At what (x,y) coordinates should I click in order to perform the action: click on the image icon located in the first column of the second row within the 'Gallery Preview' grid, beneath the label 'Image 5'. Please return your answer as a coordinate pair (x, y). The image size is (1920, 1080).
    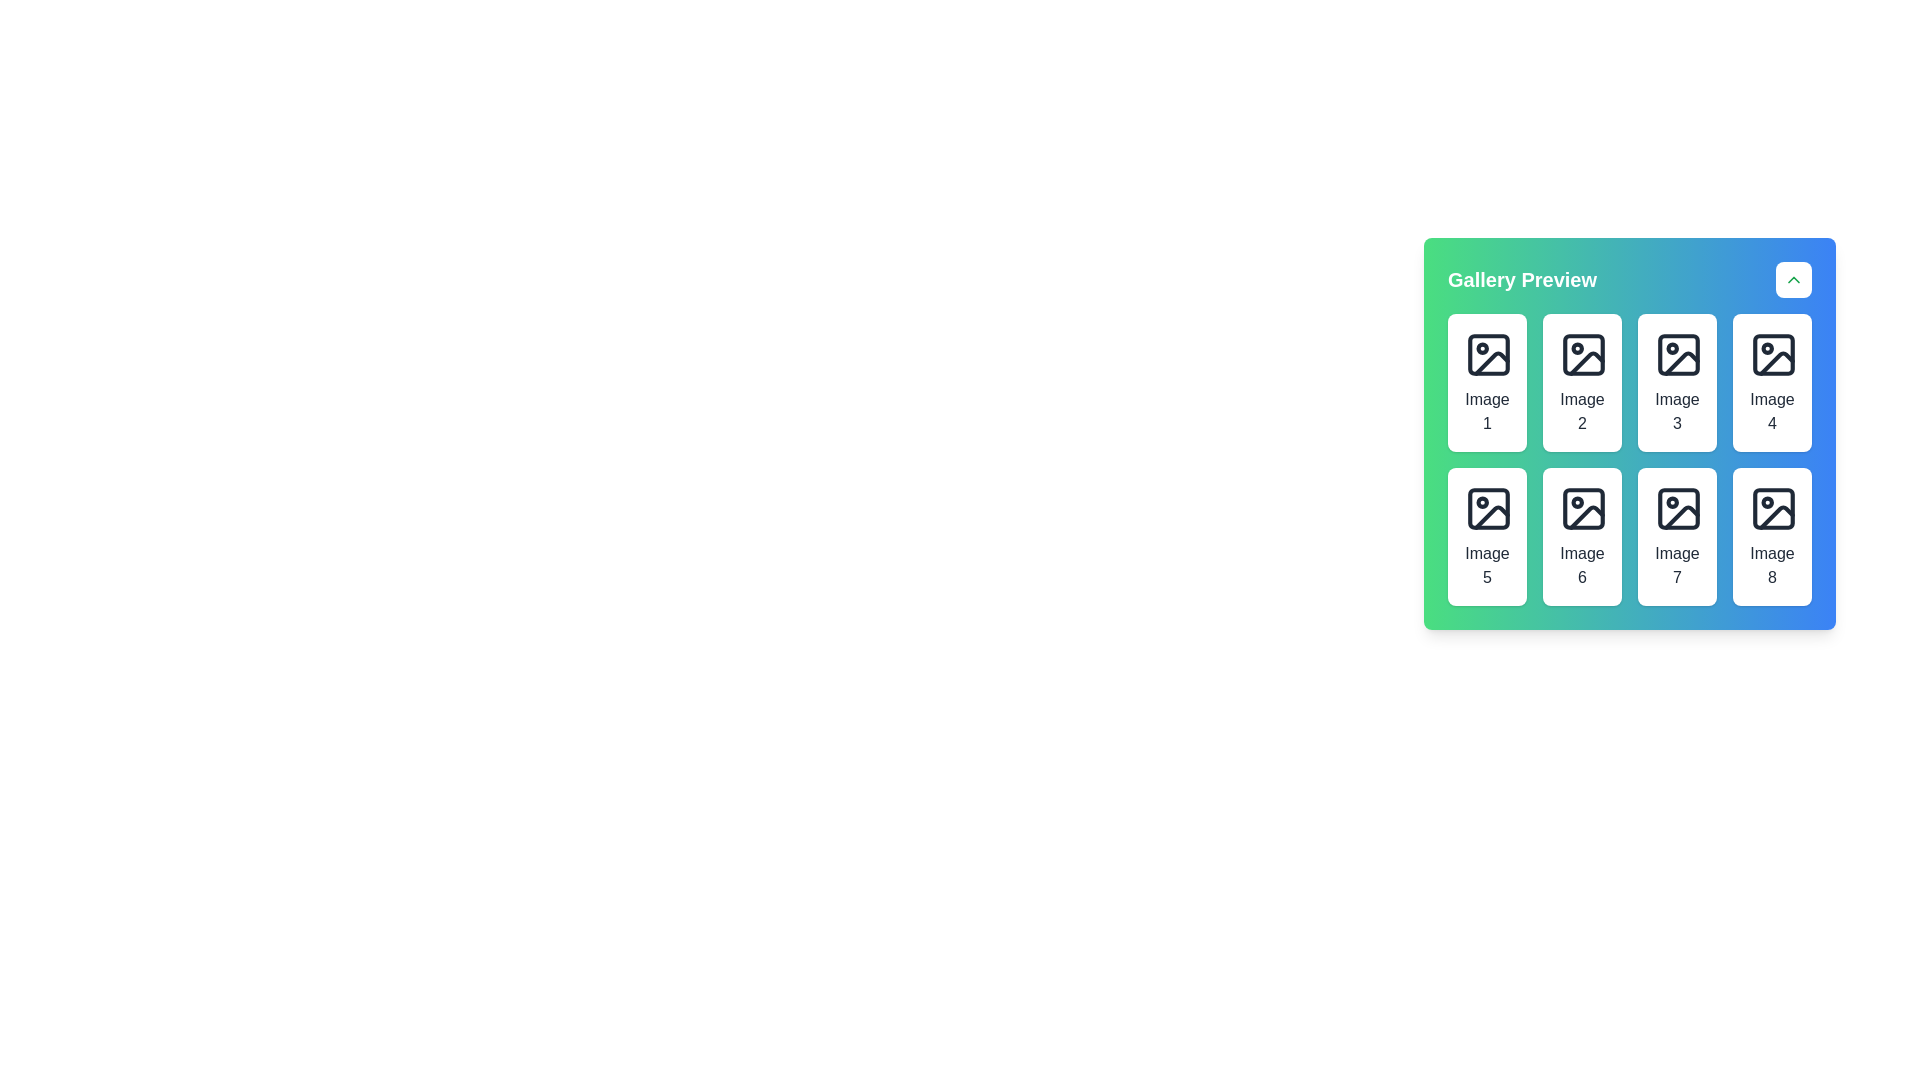
    Looking at the image, I should click on (1488, 508).